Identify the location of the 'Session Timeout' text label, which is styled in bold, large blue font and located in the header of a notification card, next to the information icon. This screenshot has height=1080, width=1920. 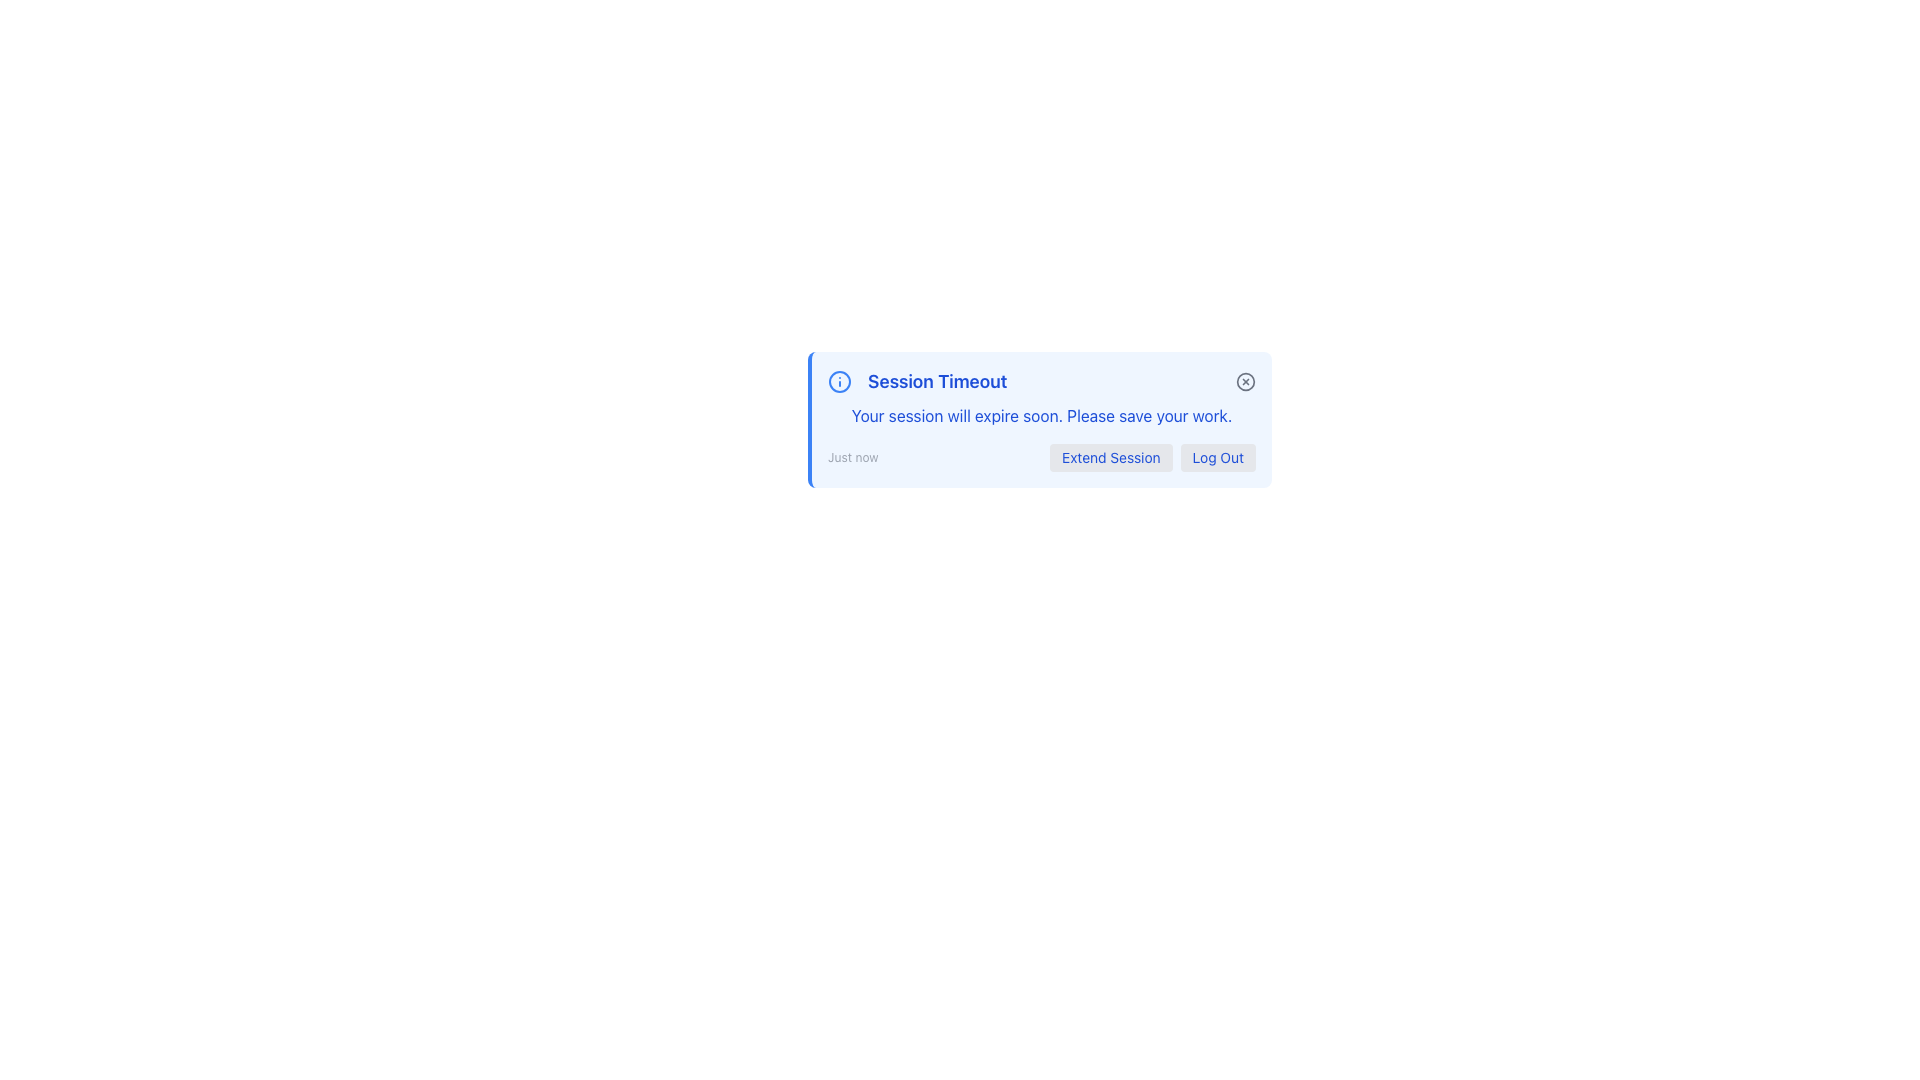
(936, 381).